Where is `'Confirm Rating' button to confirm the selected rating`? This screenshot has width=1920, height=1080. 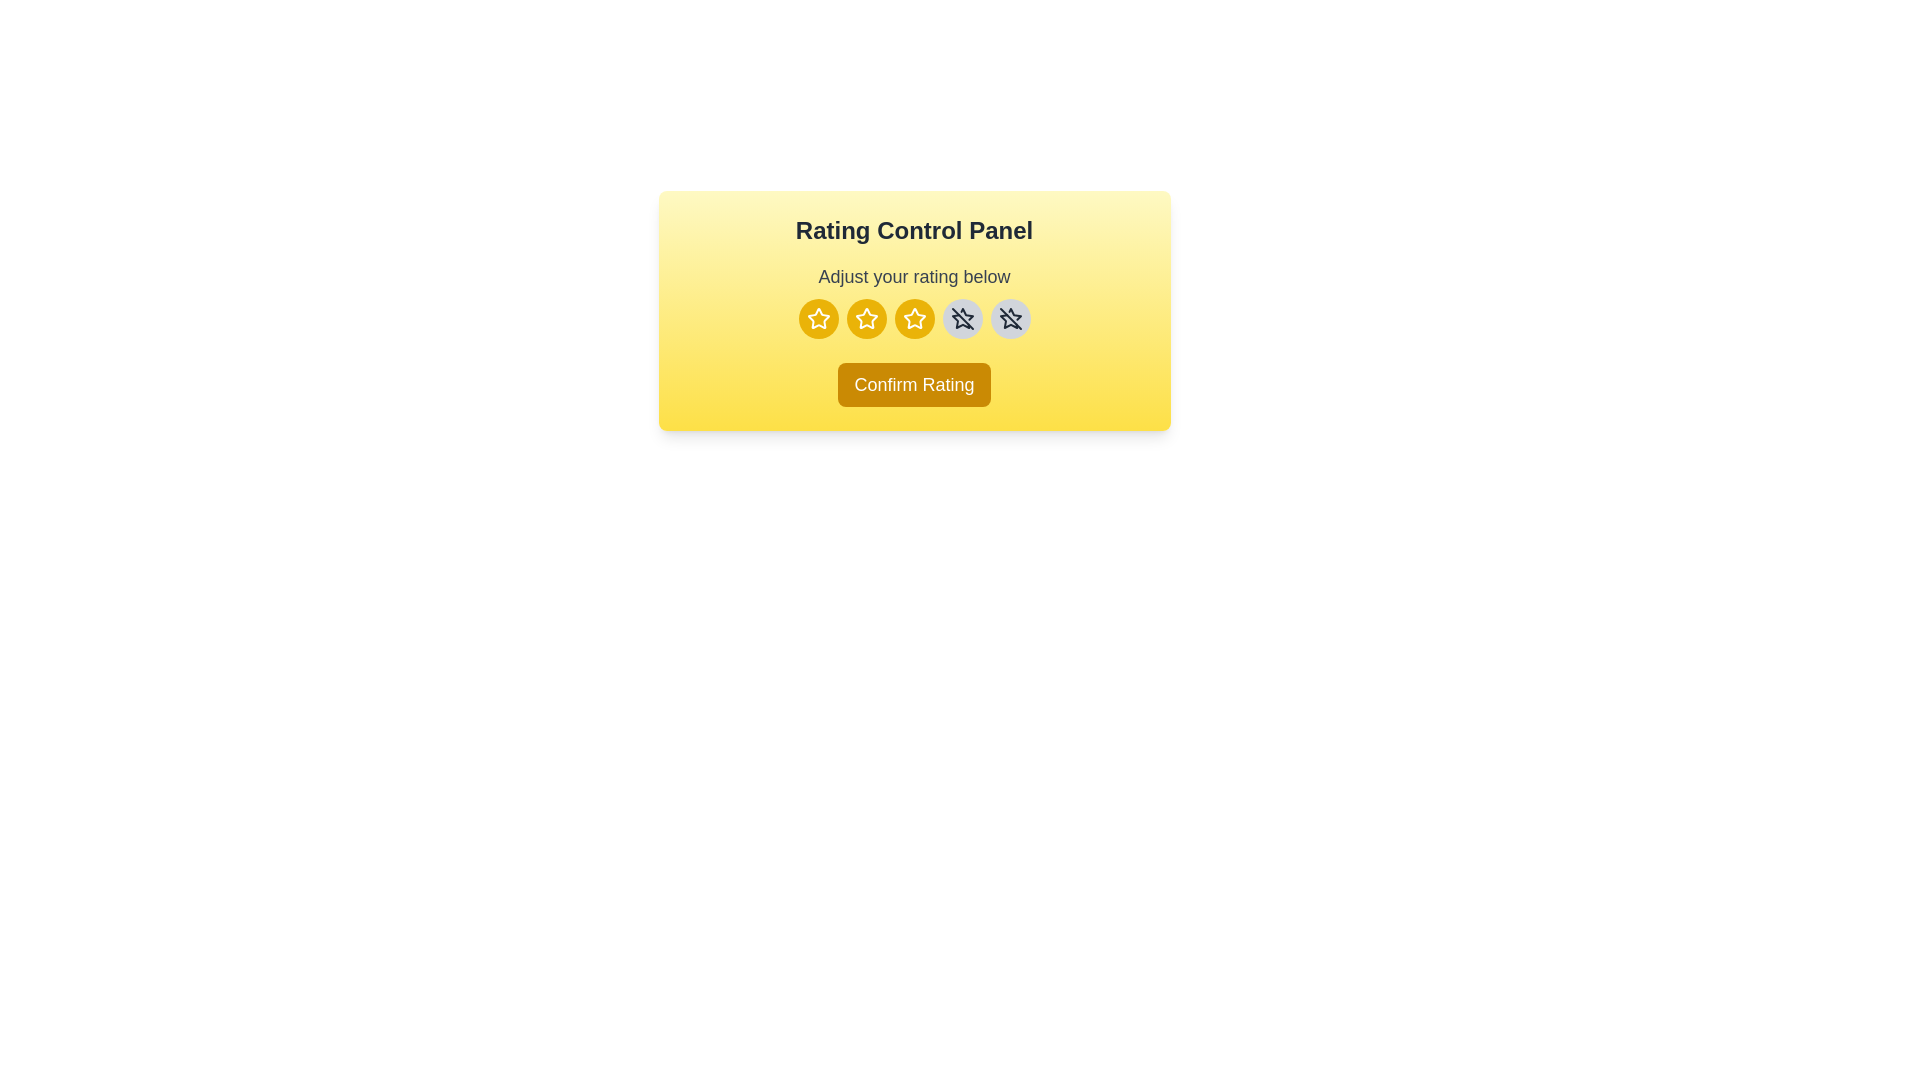
'Confirm Rating' button to confirm the selected rating is located at coordinates (912, 385).